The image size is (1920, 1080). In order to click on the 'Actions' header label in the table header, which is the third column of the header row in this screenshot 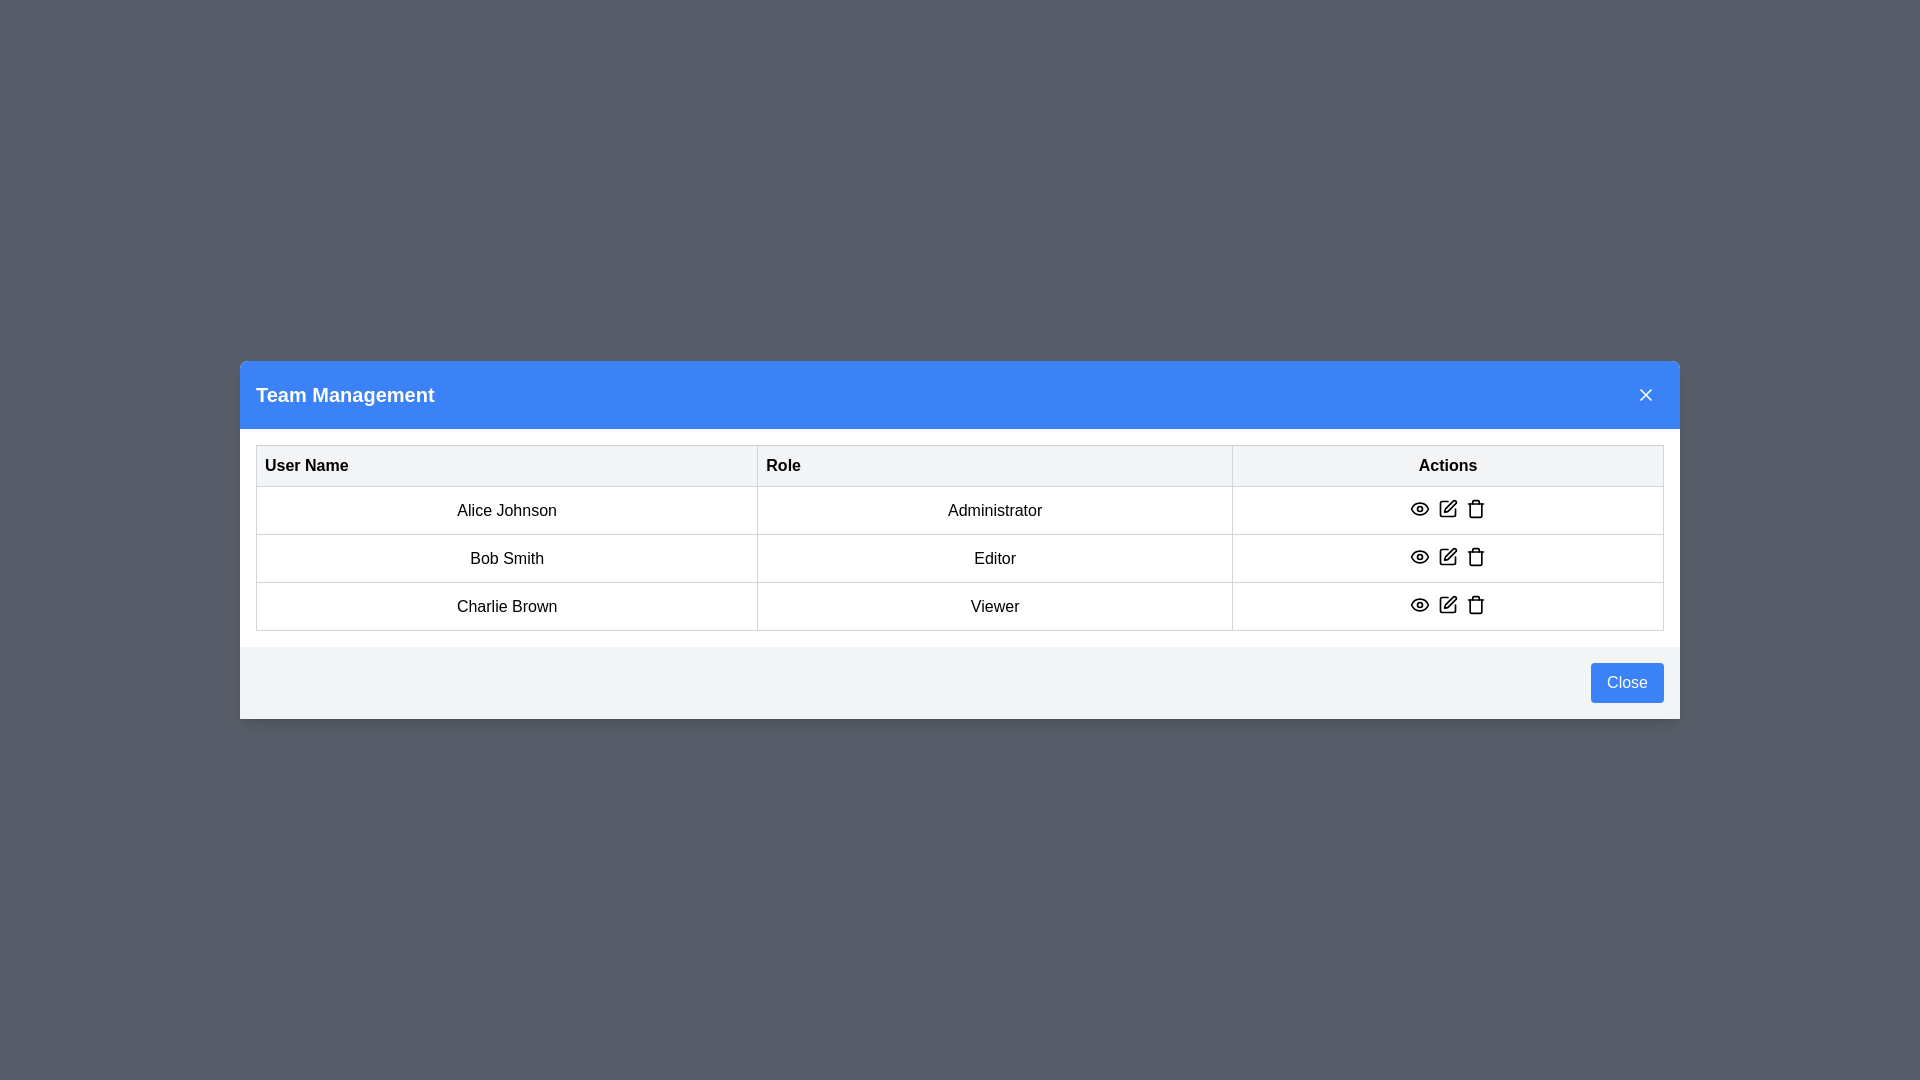, I will do `click(1448, 466)`.